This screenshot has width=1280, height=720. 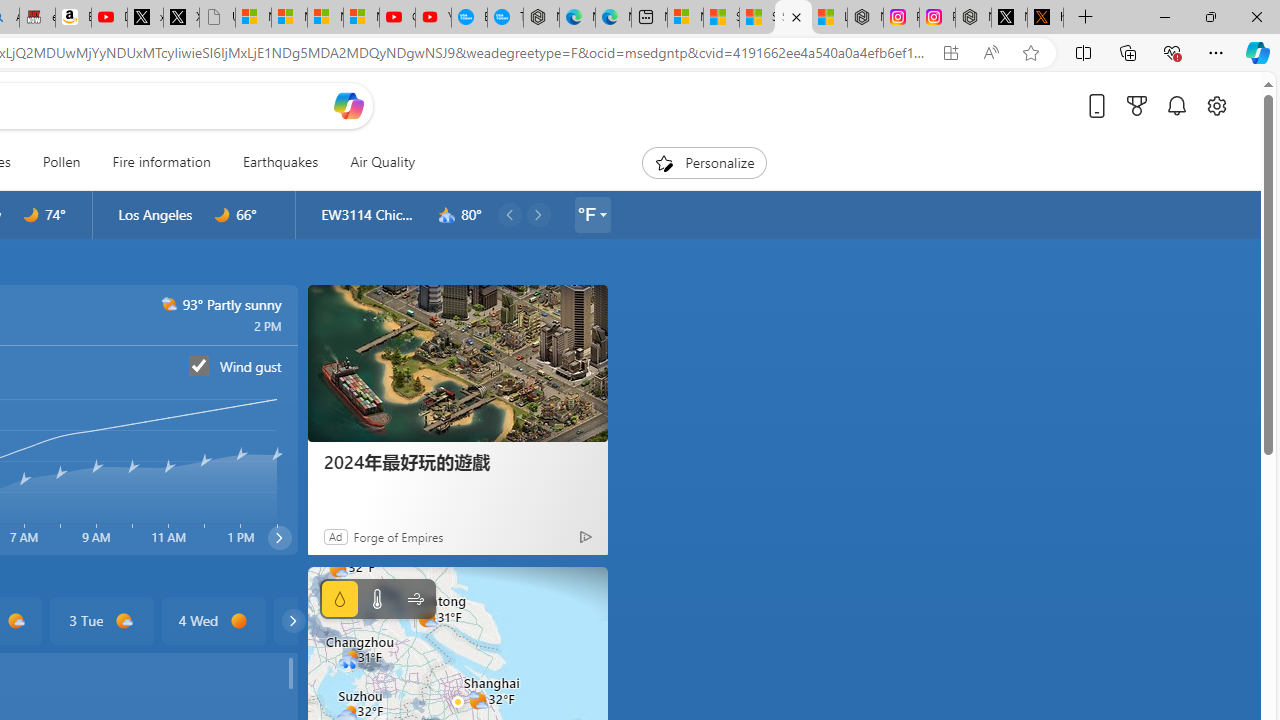 I want to click on 'Open settings', so click(x=1215, y=105).